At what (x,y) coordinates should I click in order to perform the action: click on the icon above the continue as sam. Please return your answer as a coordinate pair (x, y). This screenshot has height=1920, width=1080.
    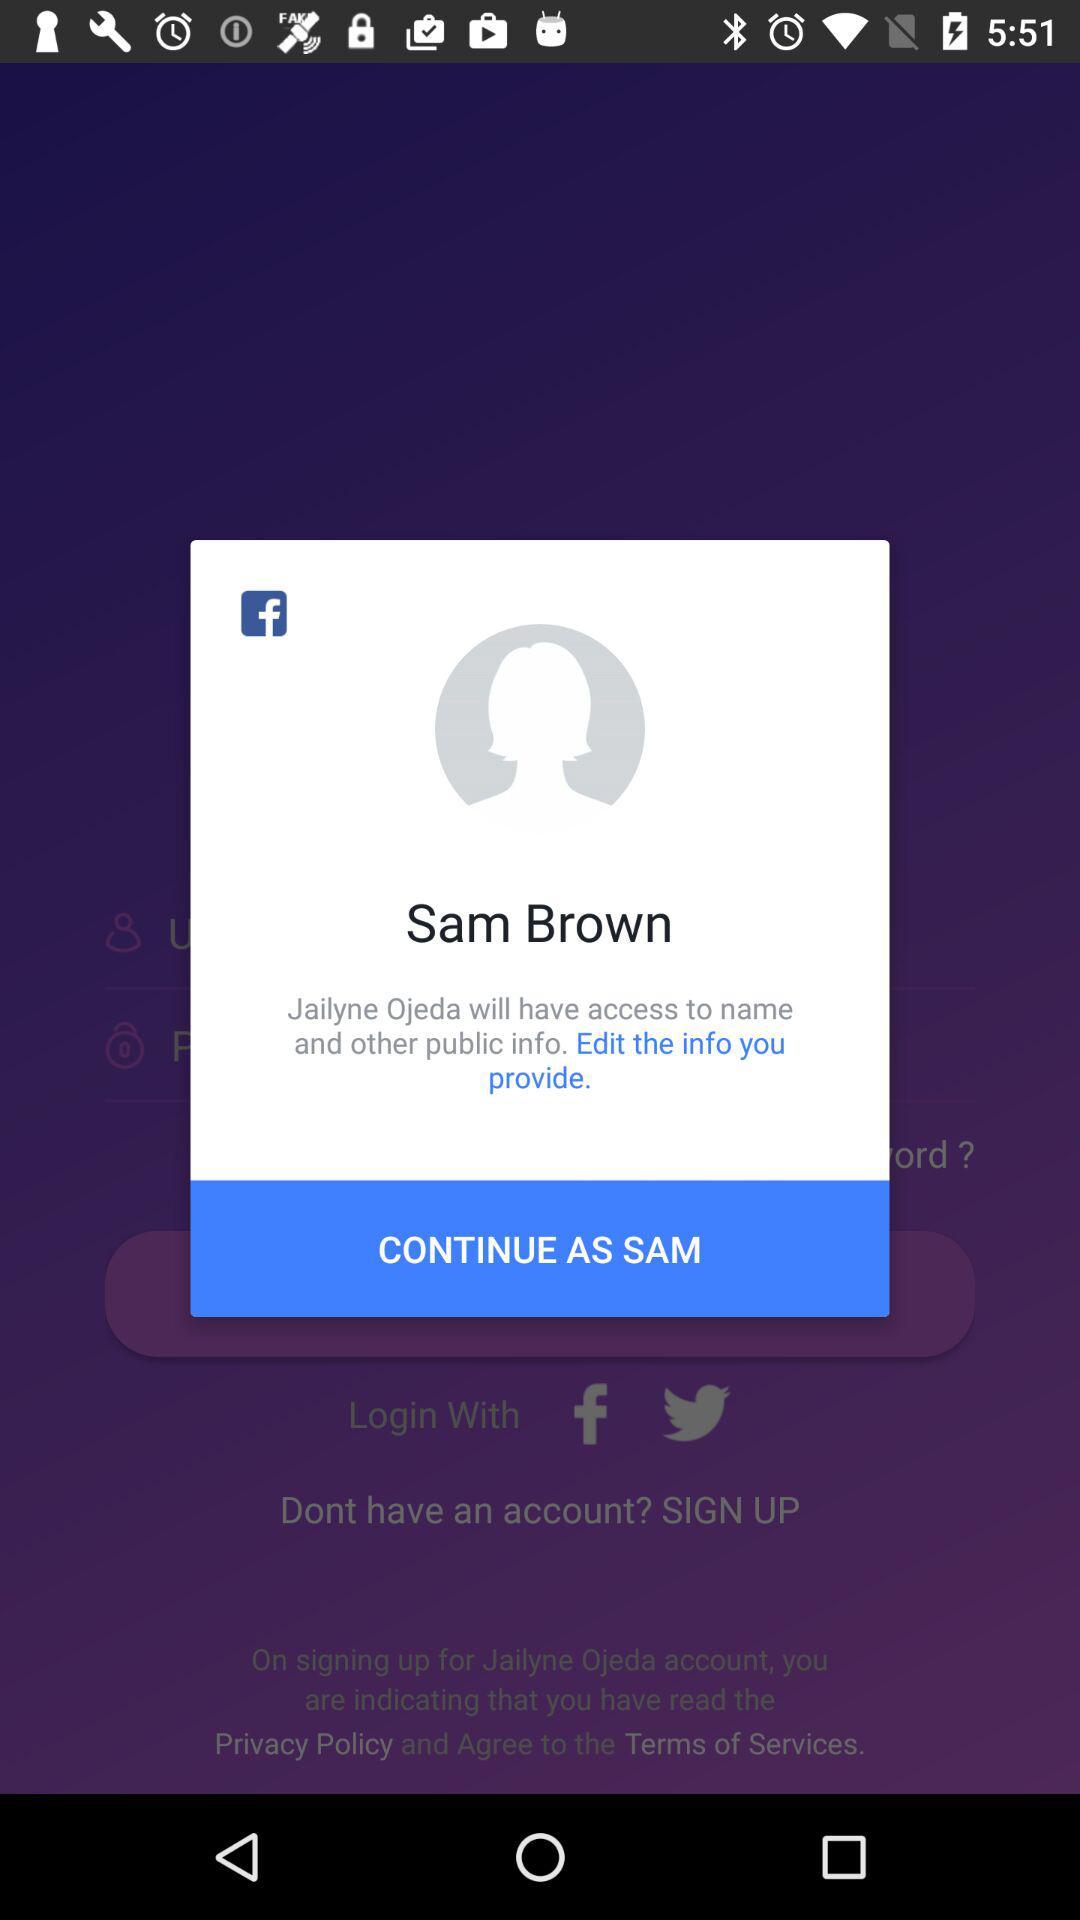
    Looking at the image, I should click on (540, 1041).